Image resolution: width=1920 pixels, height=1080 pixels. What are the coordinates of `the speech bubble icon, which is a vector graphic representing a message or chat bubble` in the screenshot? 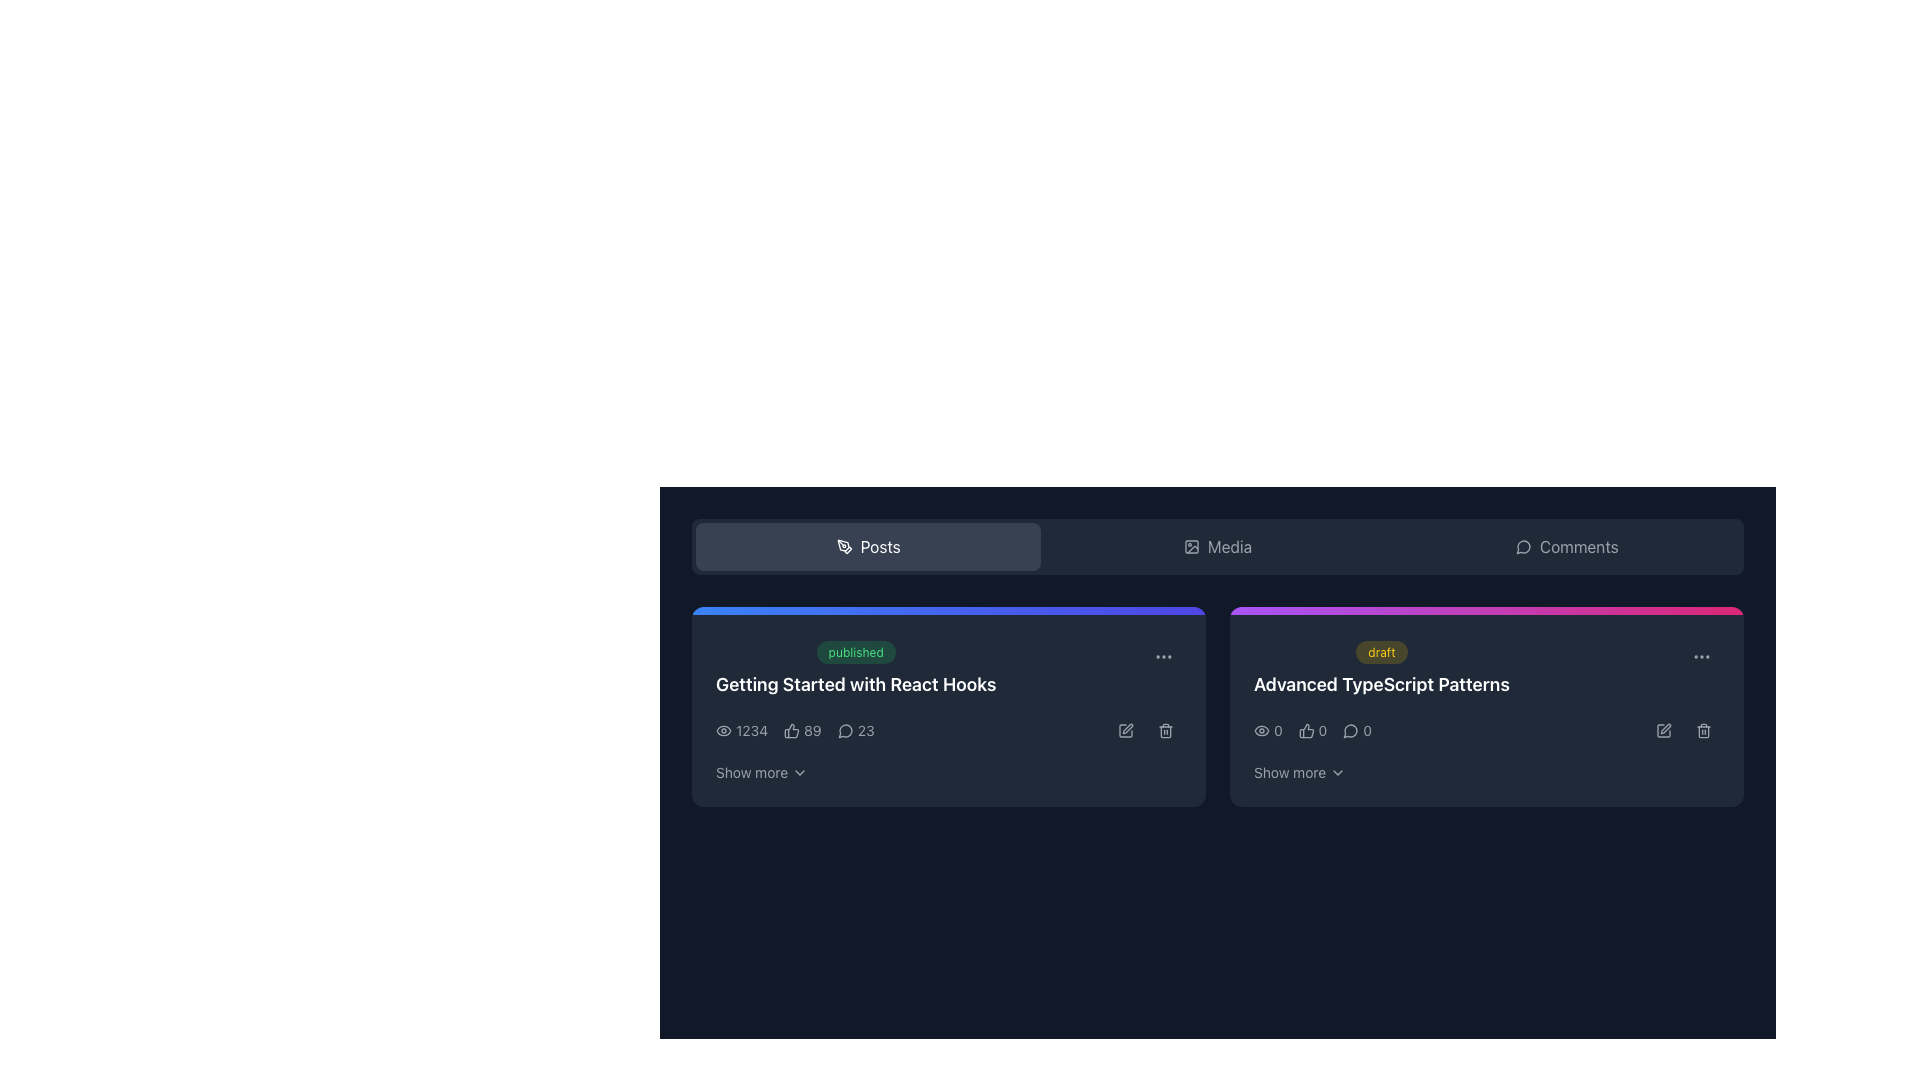 It's located at (845, 731).